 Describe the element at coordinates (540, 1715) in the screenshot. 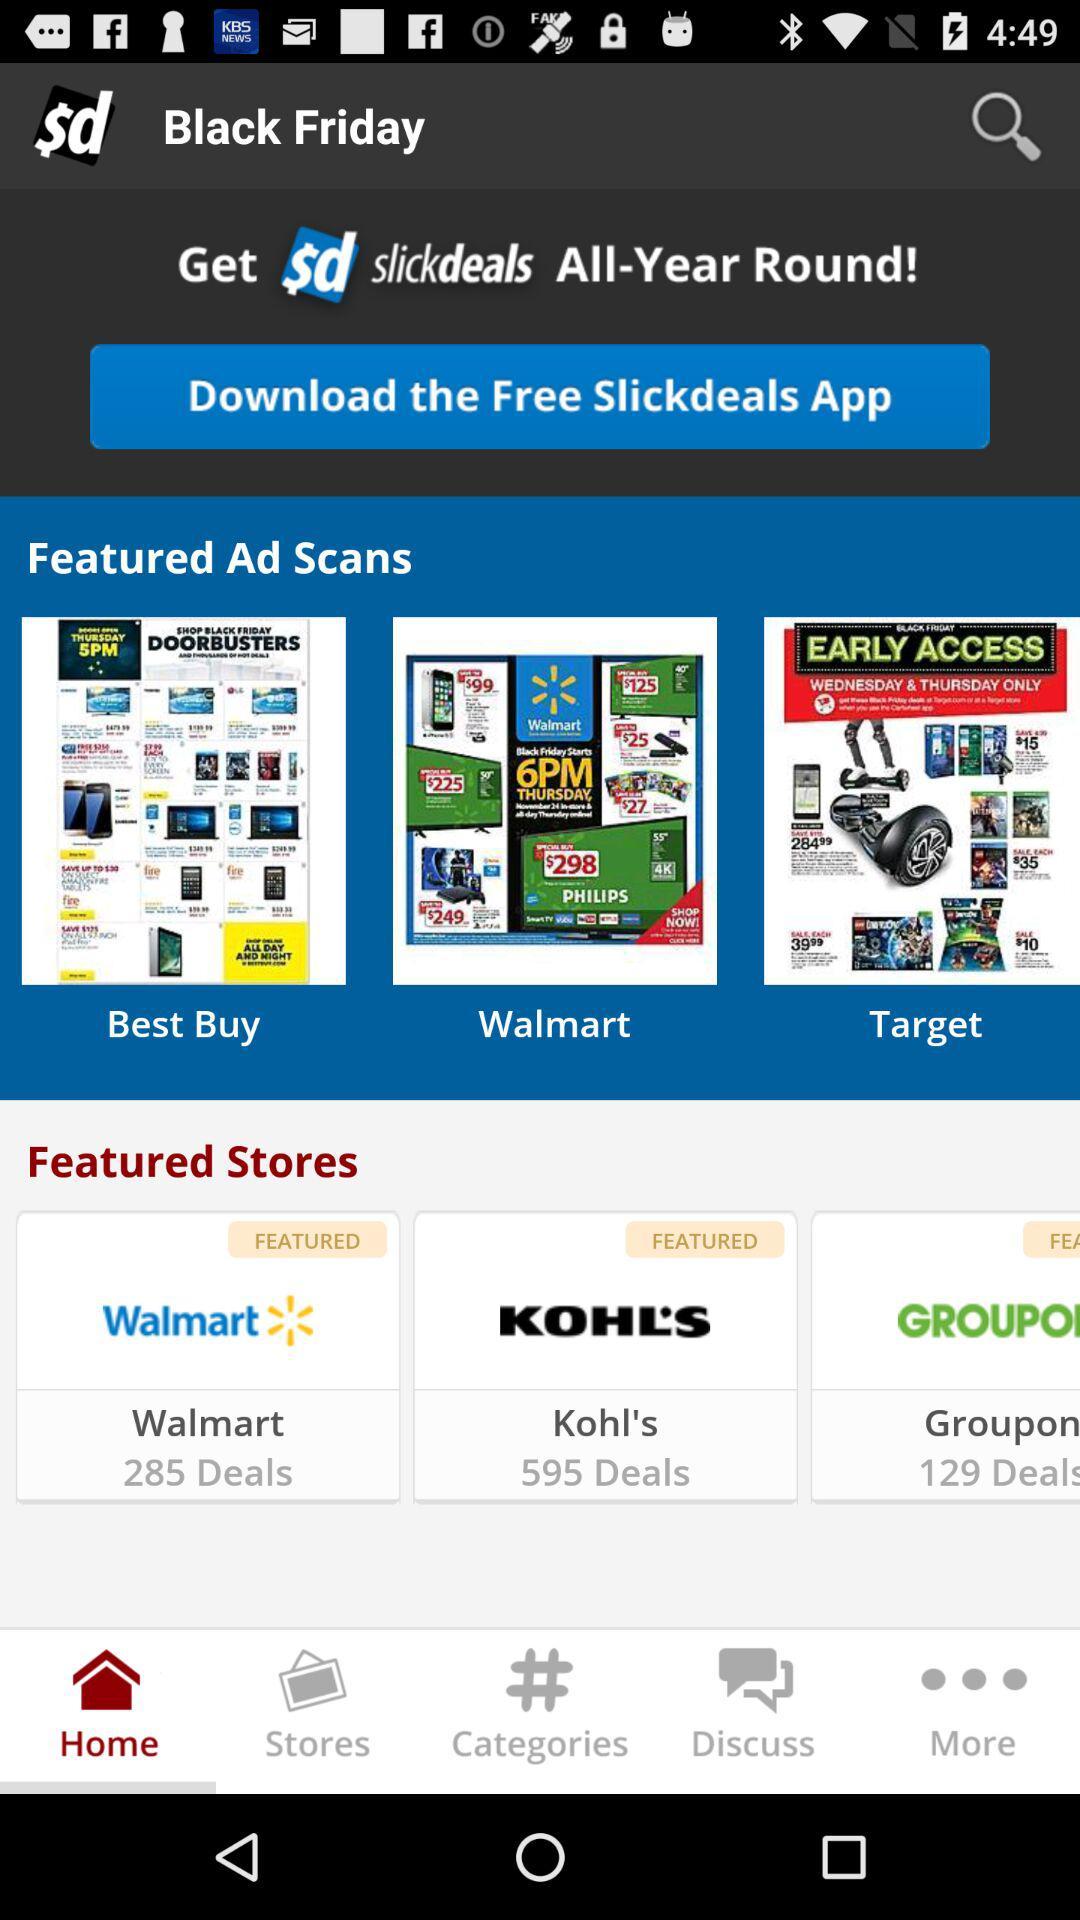

I see `categories option` at that location.